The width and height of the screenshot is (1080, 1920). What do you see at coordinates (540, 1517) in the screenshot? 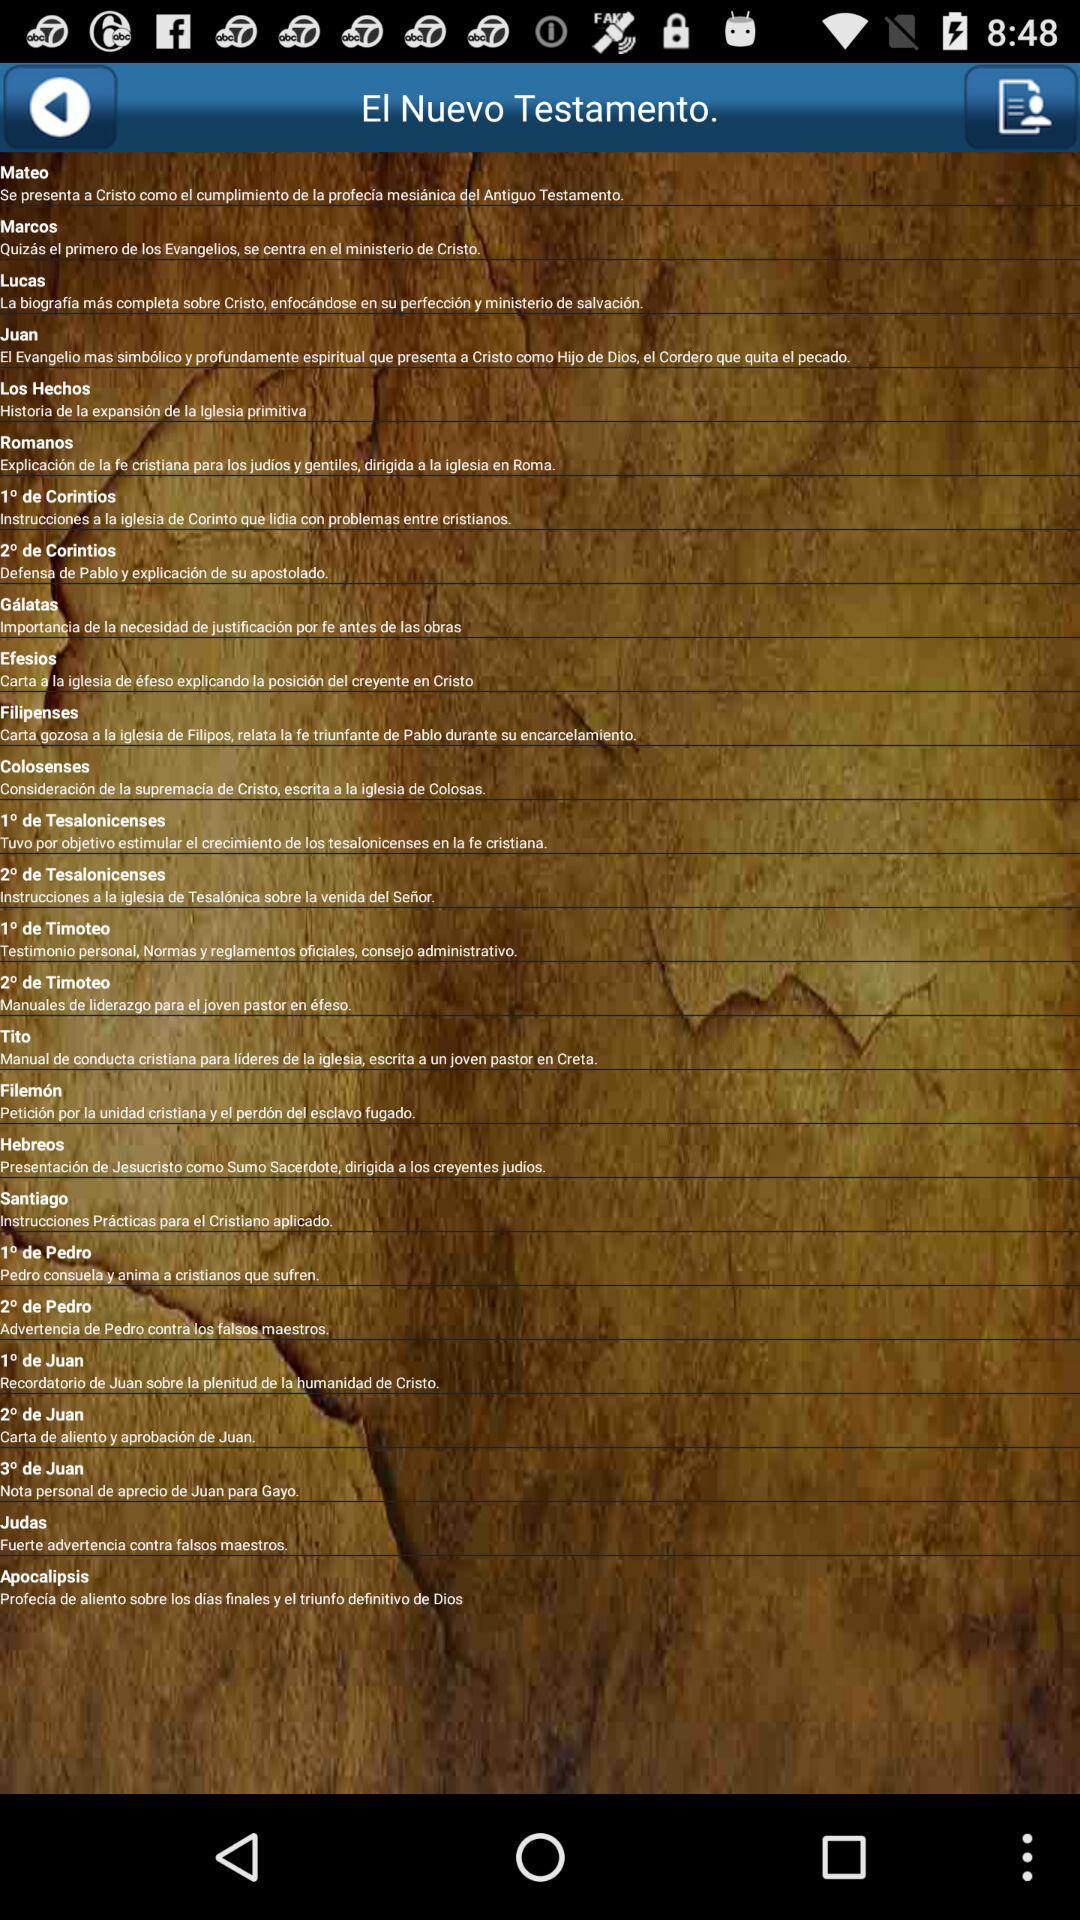
I see `app above fuerte advertencia contra` at bounding box center [540, 1517].